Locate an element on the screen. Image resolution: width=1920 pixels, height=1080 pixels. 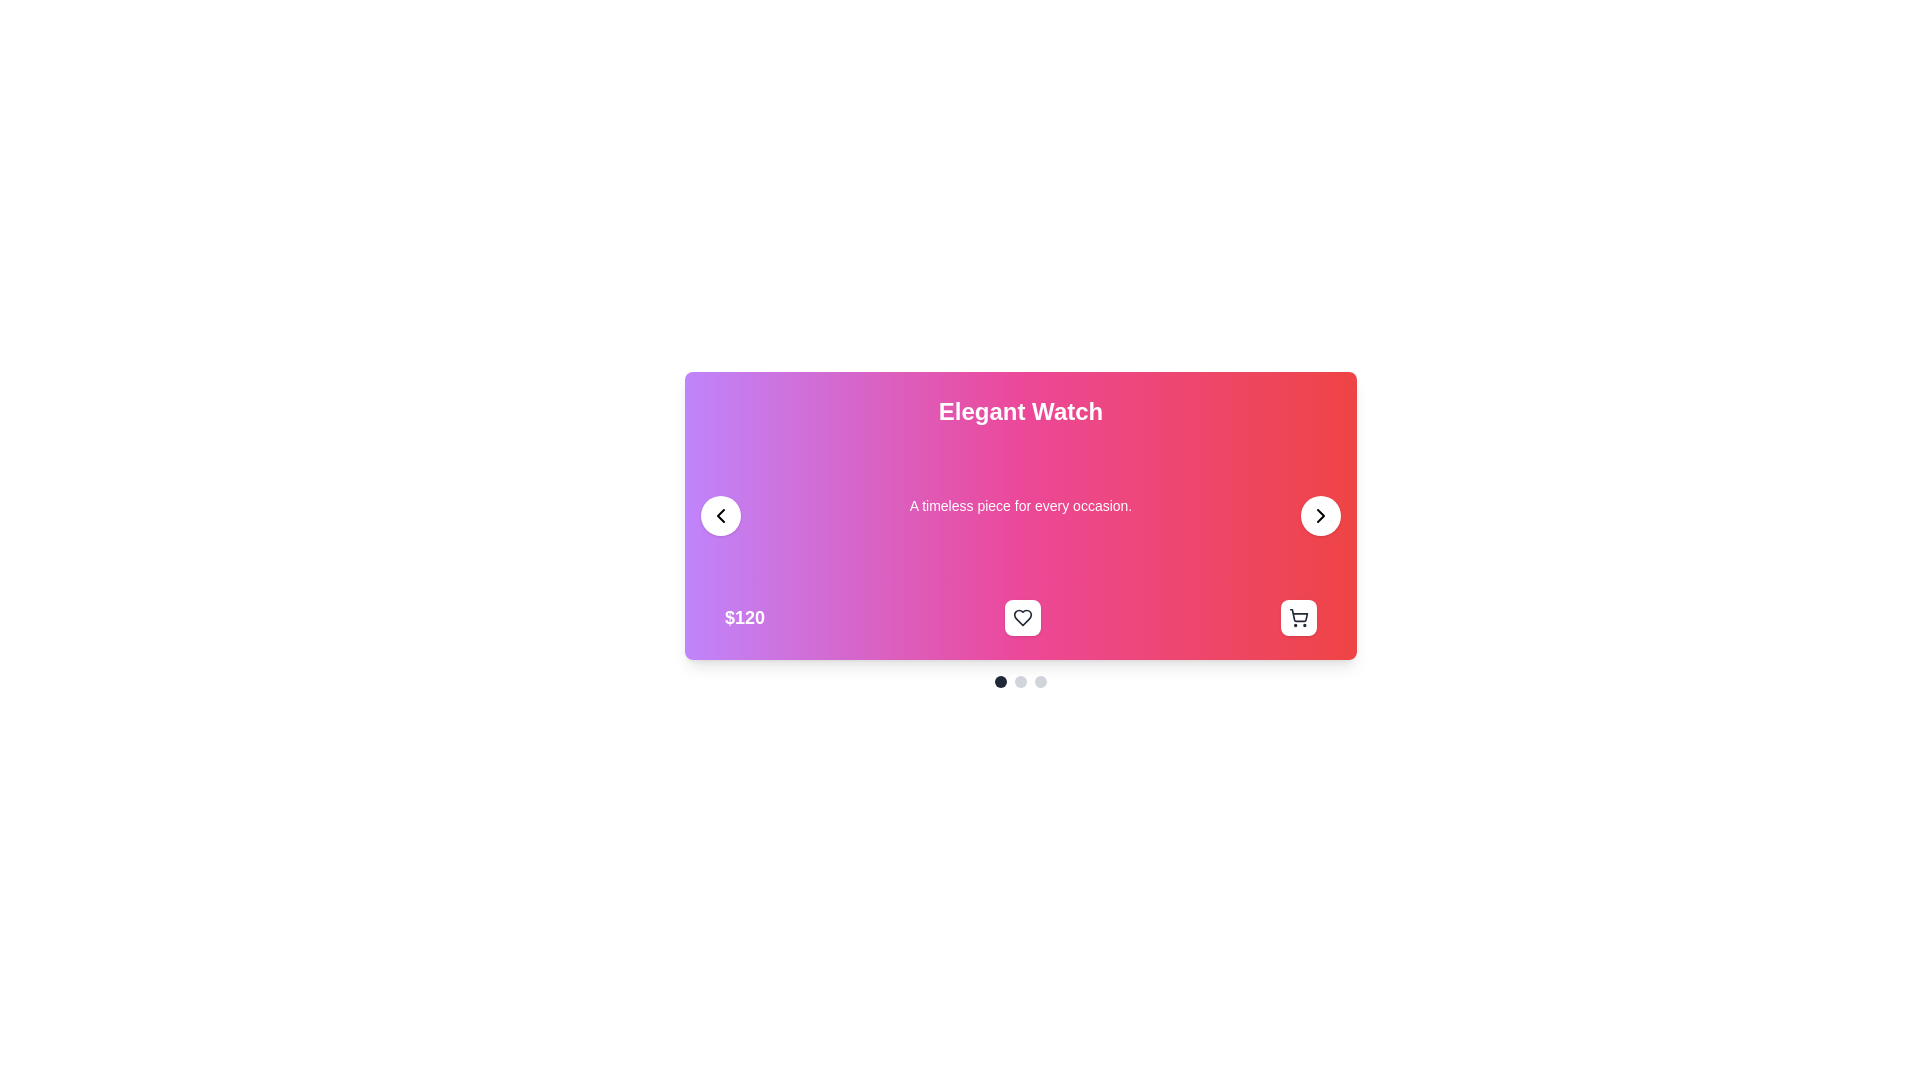
the third dot in the carousel navigation indicator is located at coordinates (1040, 681).